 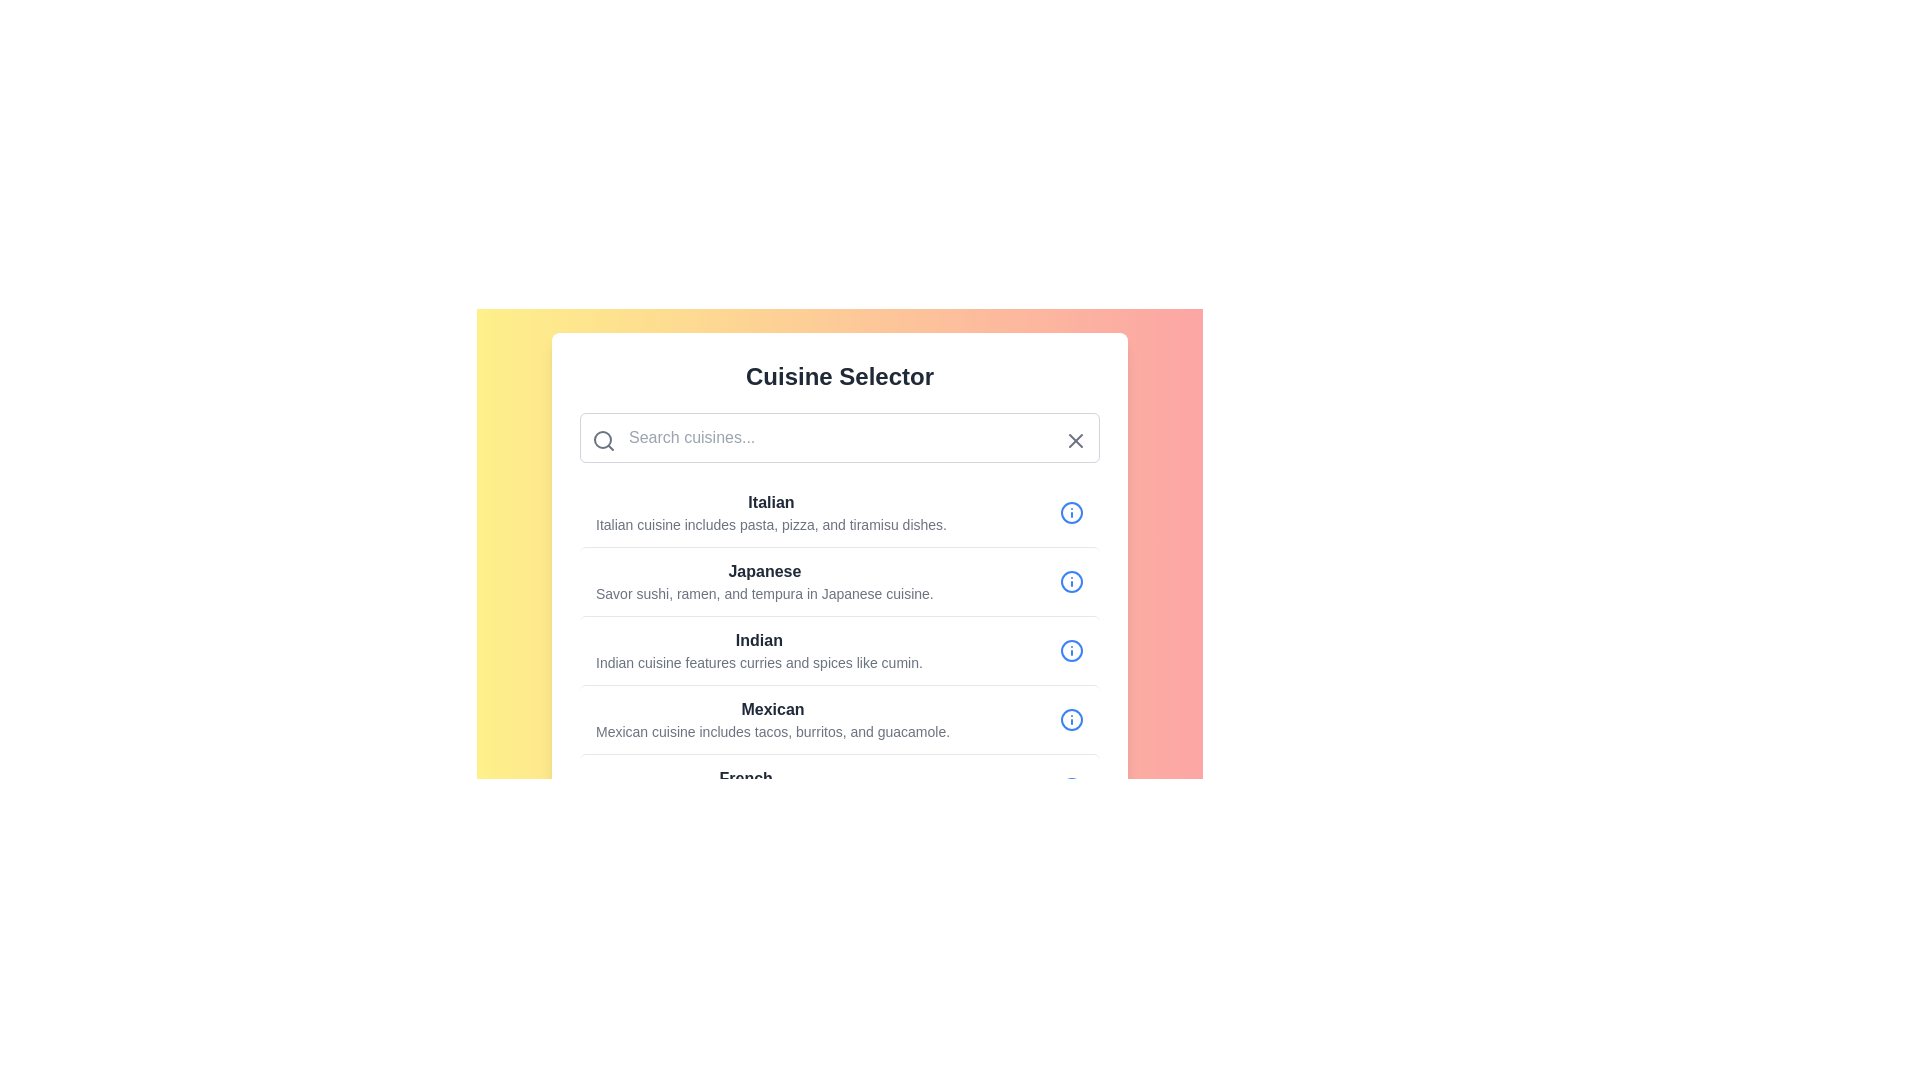 What do you see at coordinates (770, 512) in the screenshot?
I see `text of the Italian cuisine menu item located in the first row of the list within the 'Cuisine Selector' panel, positioned above the 'Japanese' text and below the search bar` at bounding box center [770, 512].